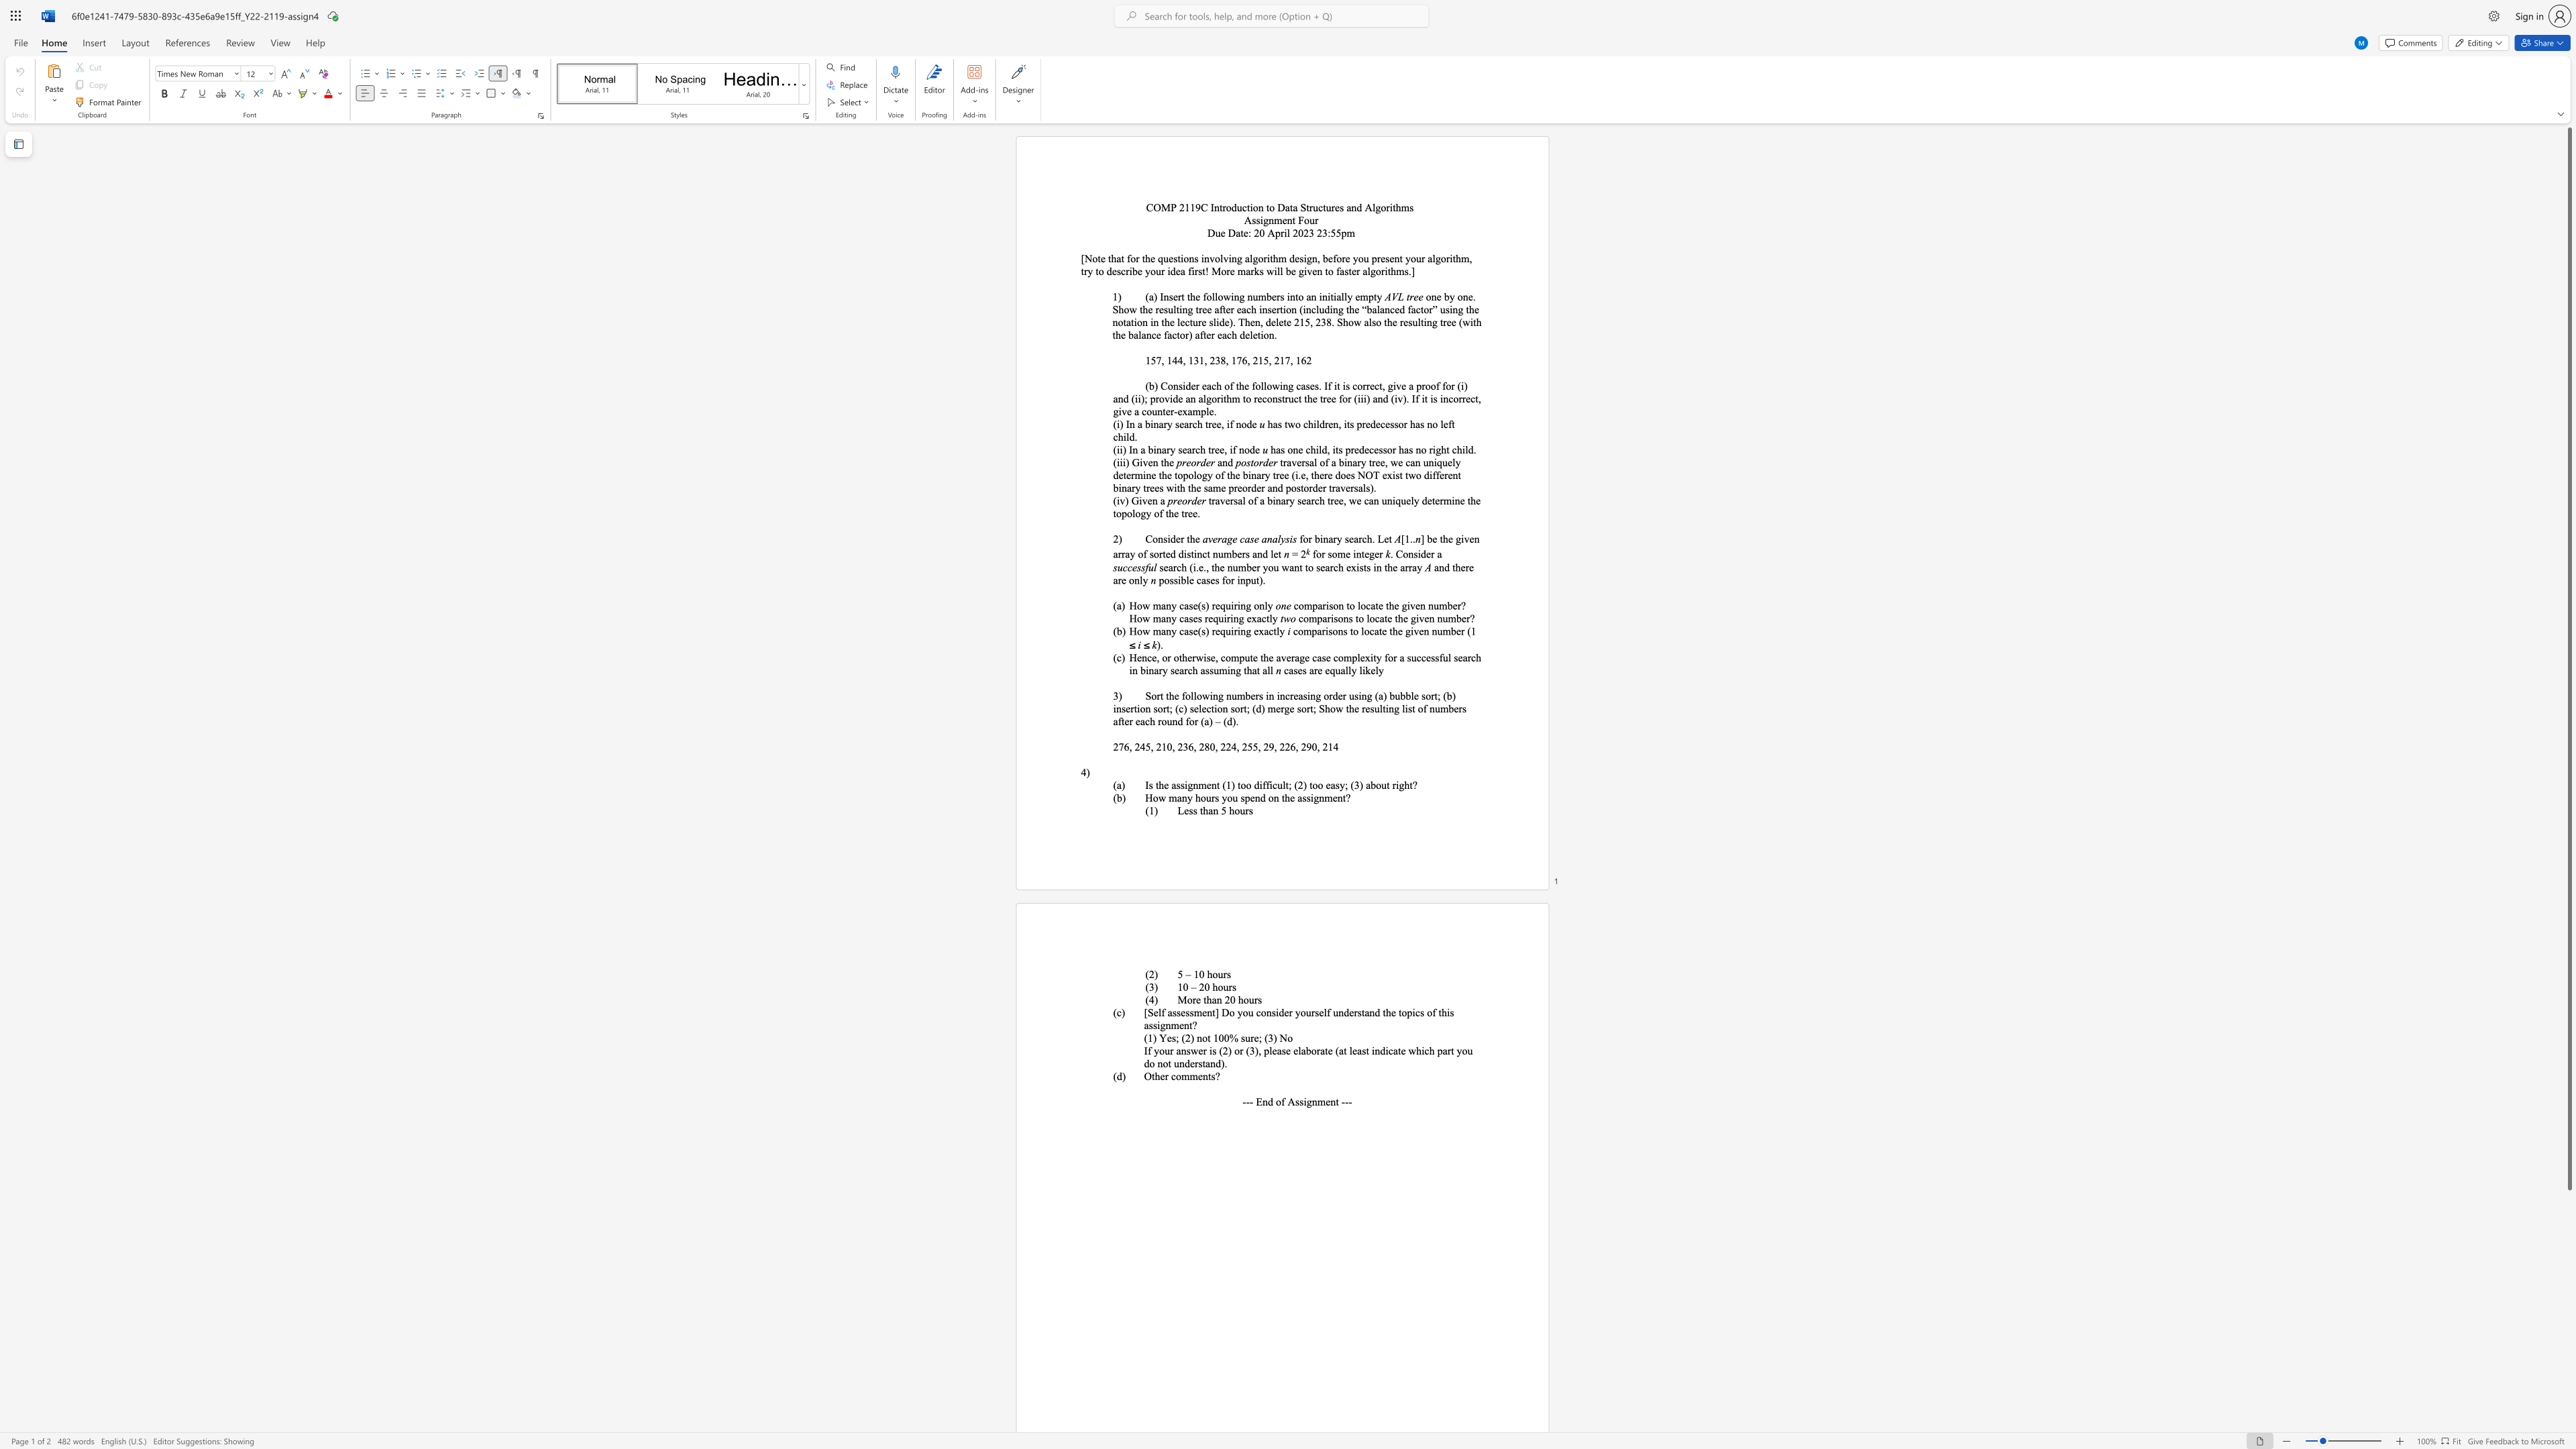 This screenshot has width=2576, height=1449. What do you see at coordinates (1164, 423) in the screenshot?
I see `the 1th character "r" in the text` at bounding box center [1164, 423].